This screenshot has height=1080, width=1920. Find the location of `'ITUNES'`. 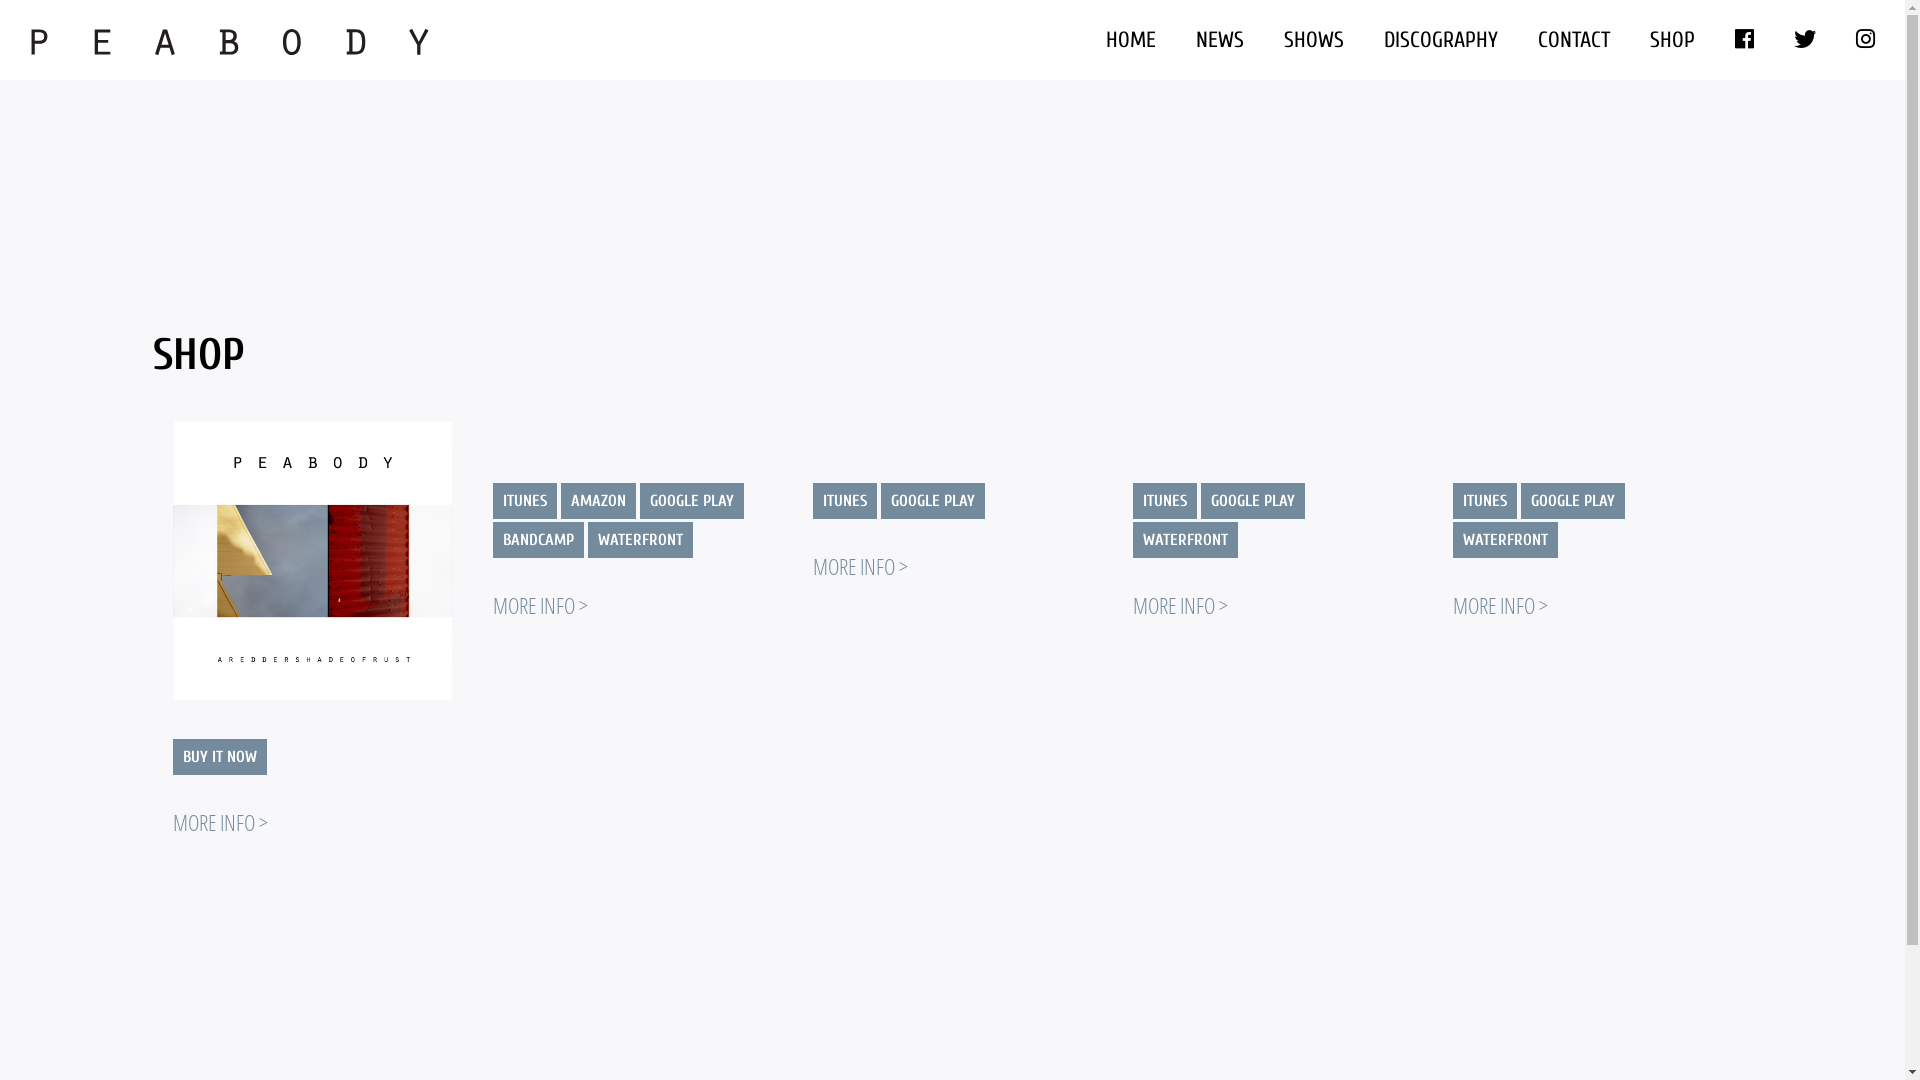

'ITUNES' is located at coordinates (523, 500).